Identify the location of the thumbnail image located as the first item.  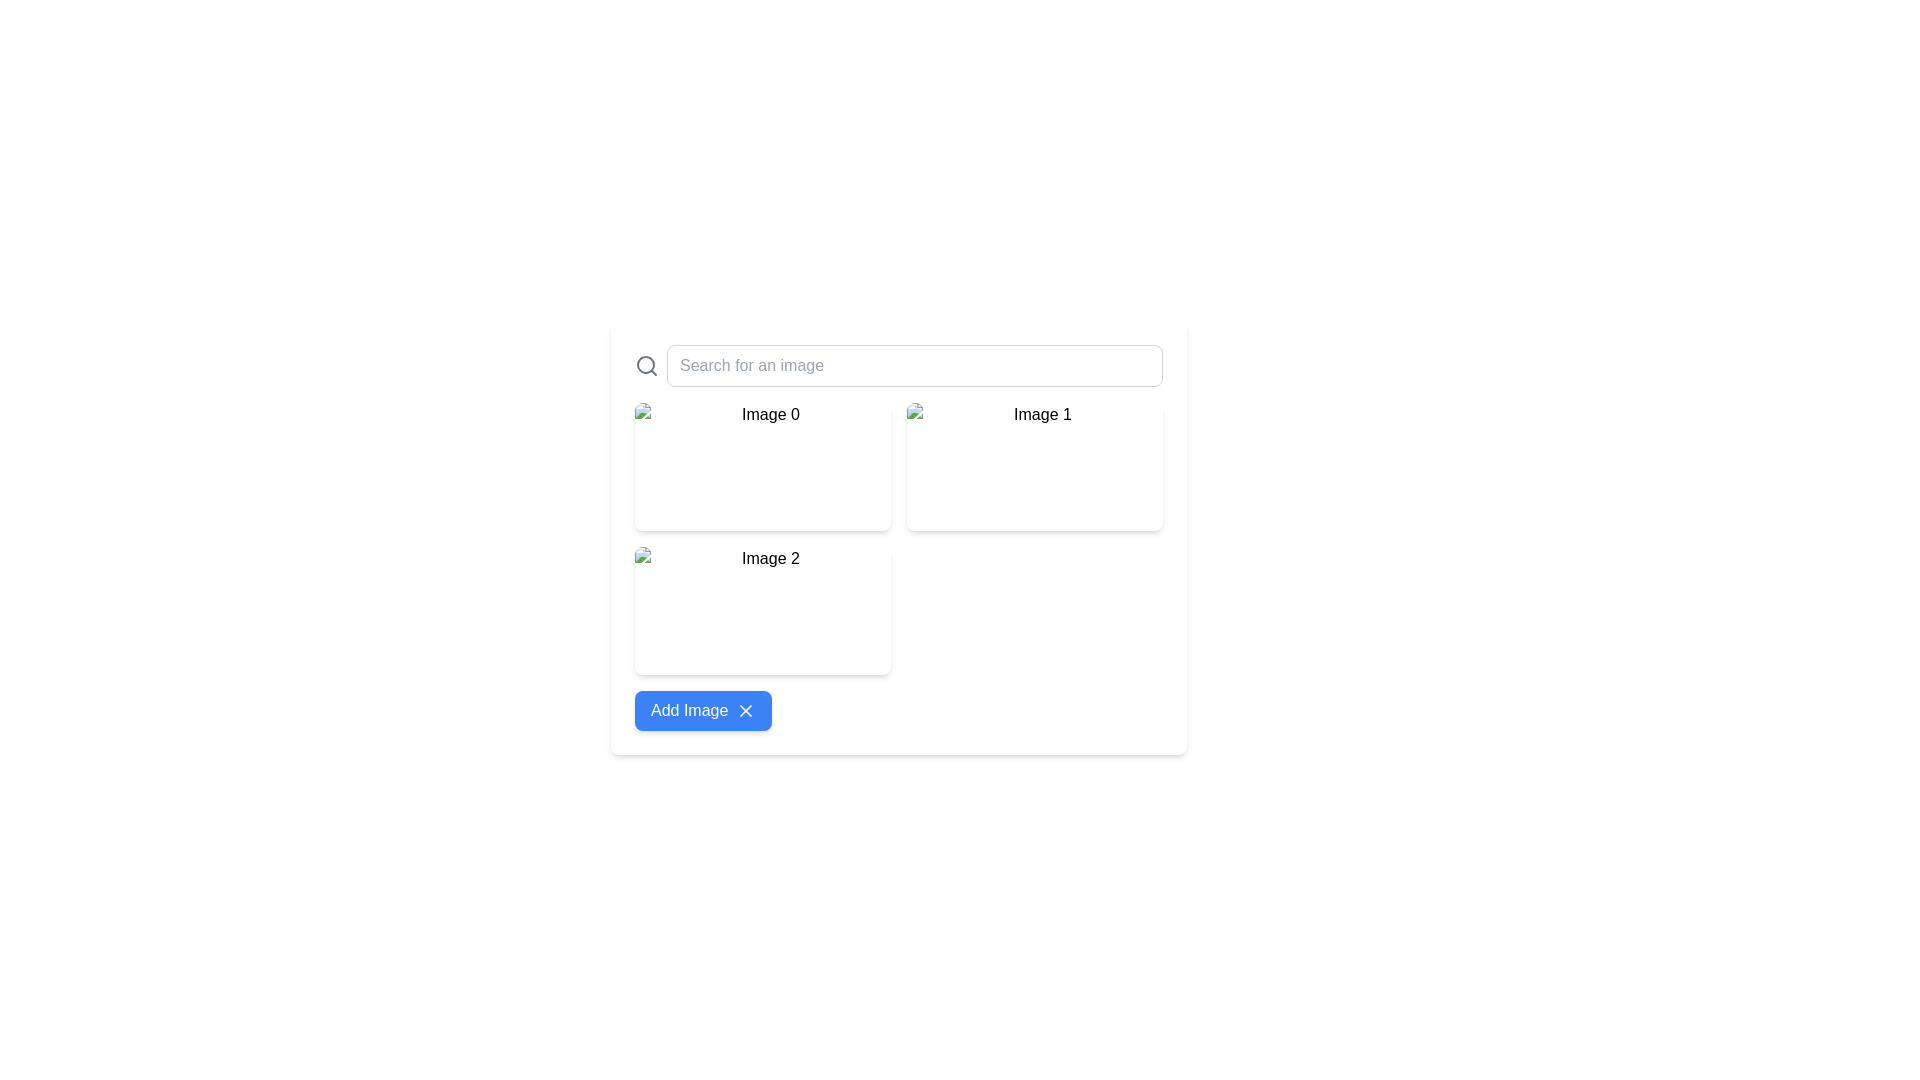
(762, 609).